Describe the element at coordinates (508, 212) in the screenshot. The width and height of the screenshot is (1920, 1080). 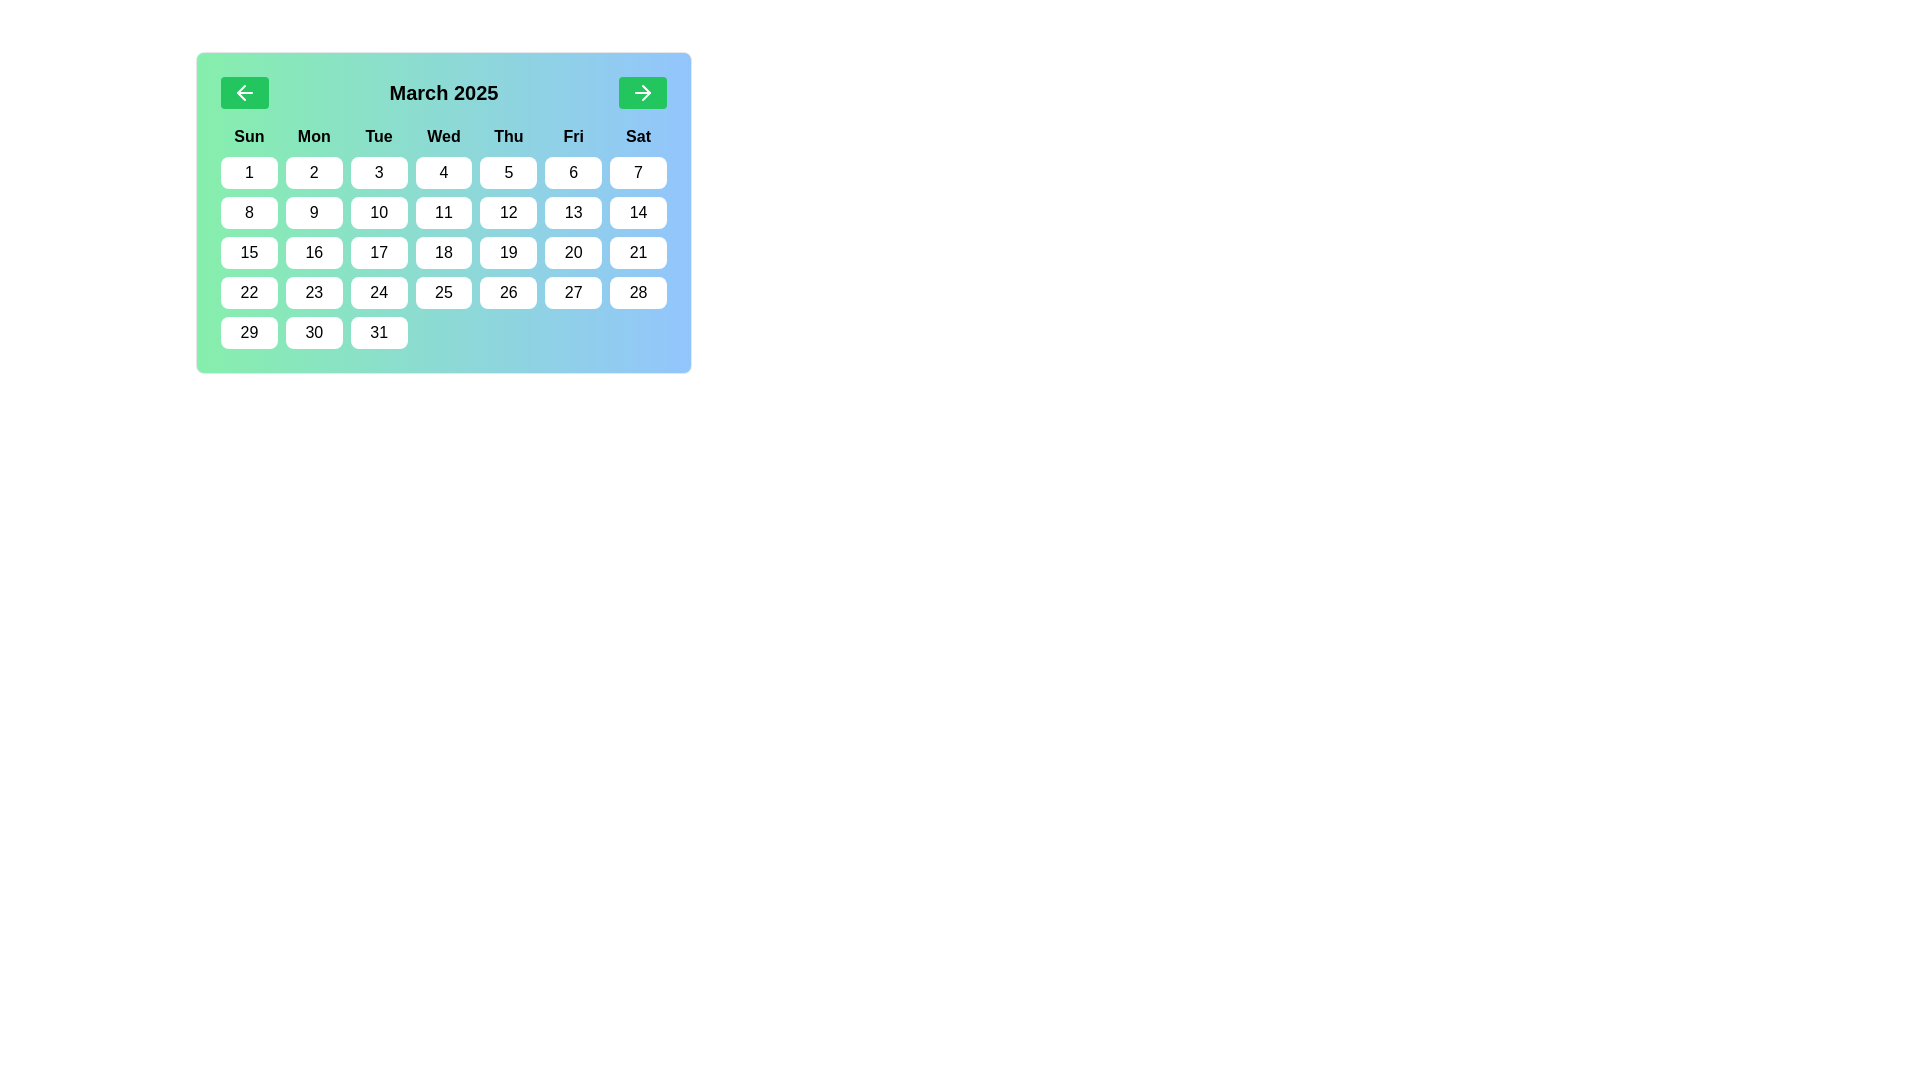
I see `the Interactive calendar day cell representing the 12th day of the month located under the header Thursday ('Thu') in the second row, fifth column of the calendar grid` at that location.